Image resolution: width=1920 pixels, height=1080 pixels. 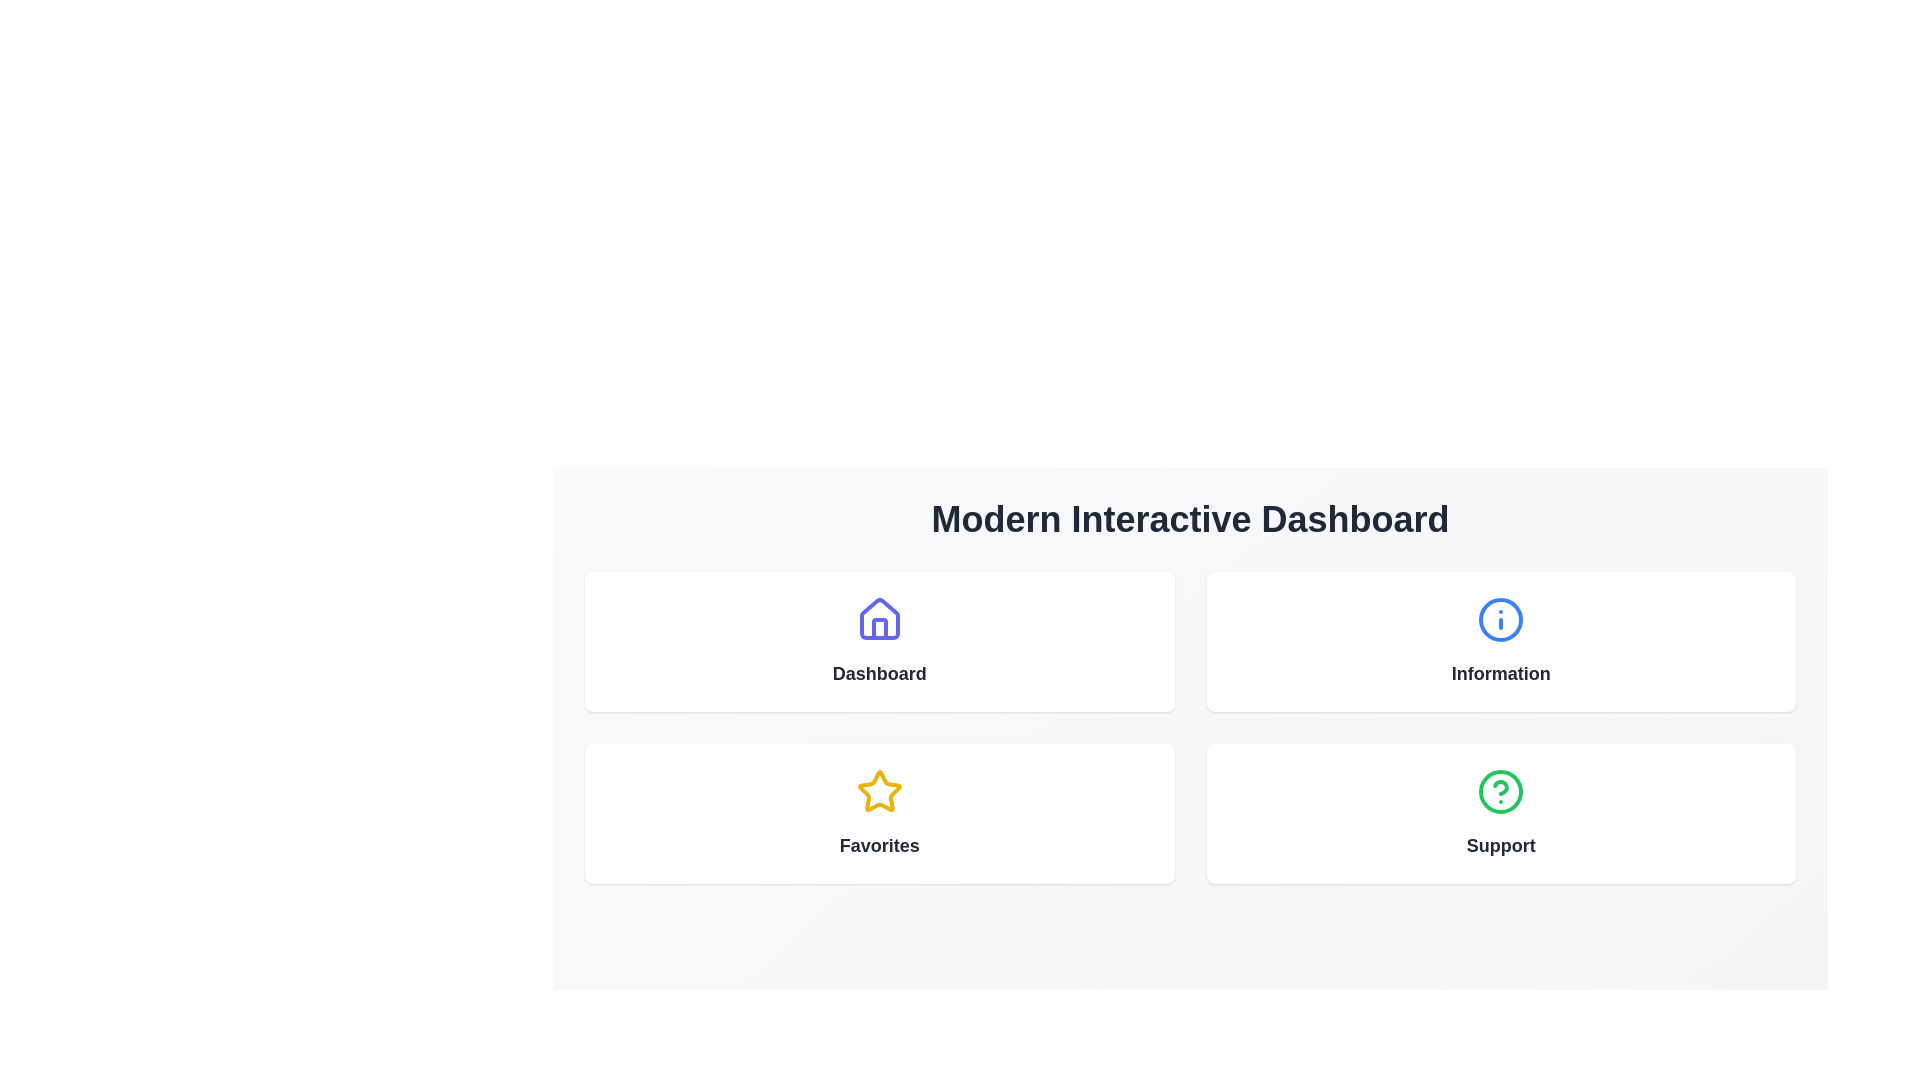 I want to click on the Text Label that indicates the purpose of the 'Information' card, located beneath the blue info icon in the top-right quadrant of the interface, so click(x=1501, y=674).